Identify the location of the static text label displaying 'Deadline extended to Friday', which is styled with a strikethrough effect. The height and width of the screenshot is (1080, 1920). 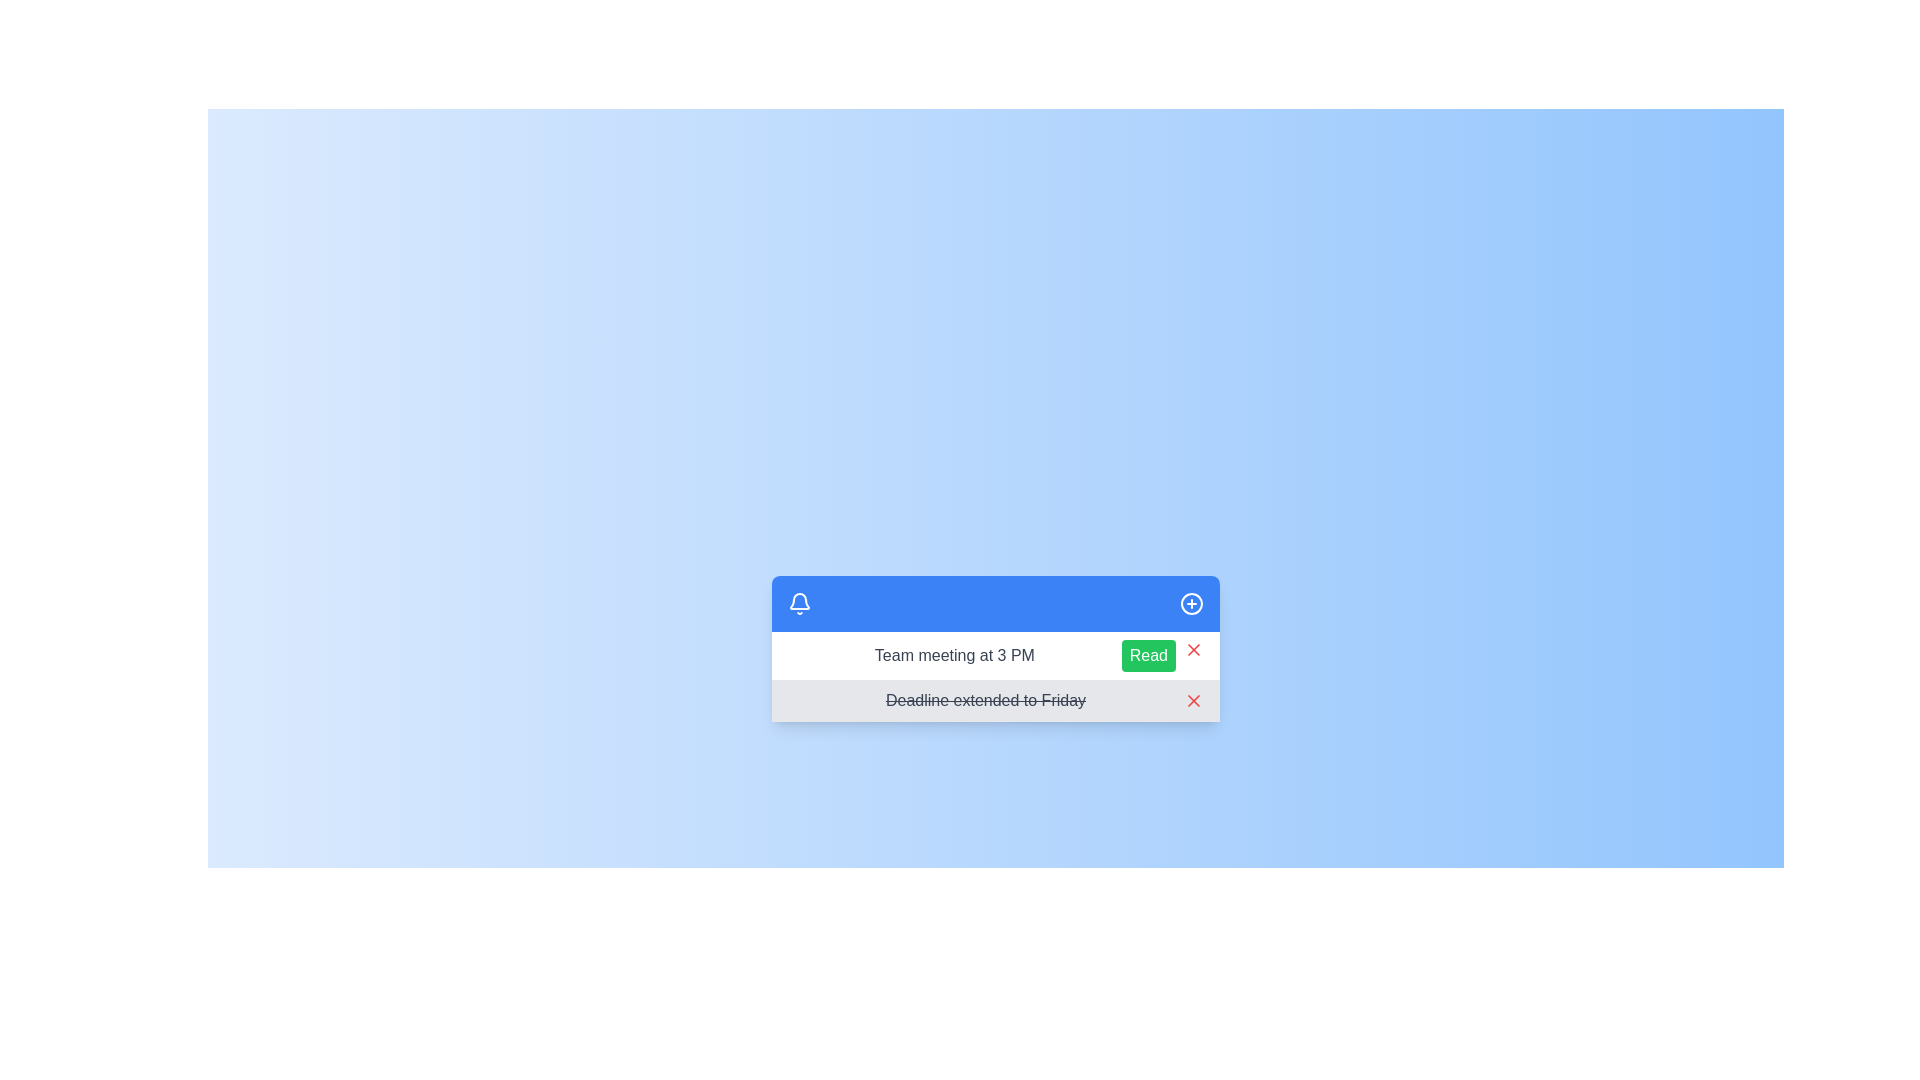
(985, 700).